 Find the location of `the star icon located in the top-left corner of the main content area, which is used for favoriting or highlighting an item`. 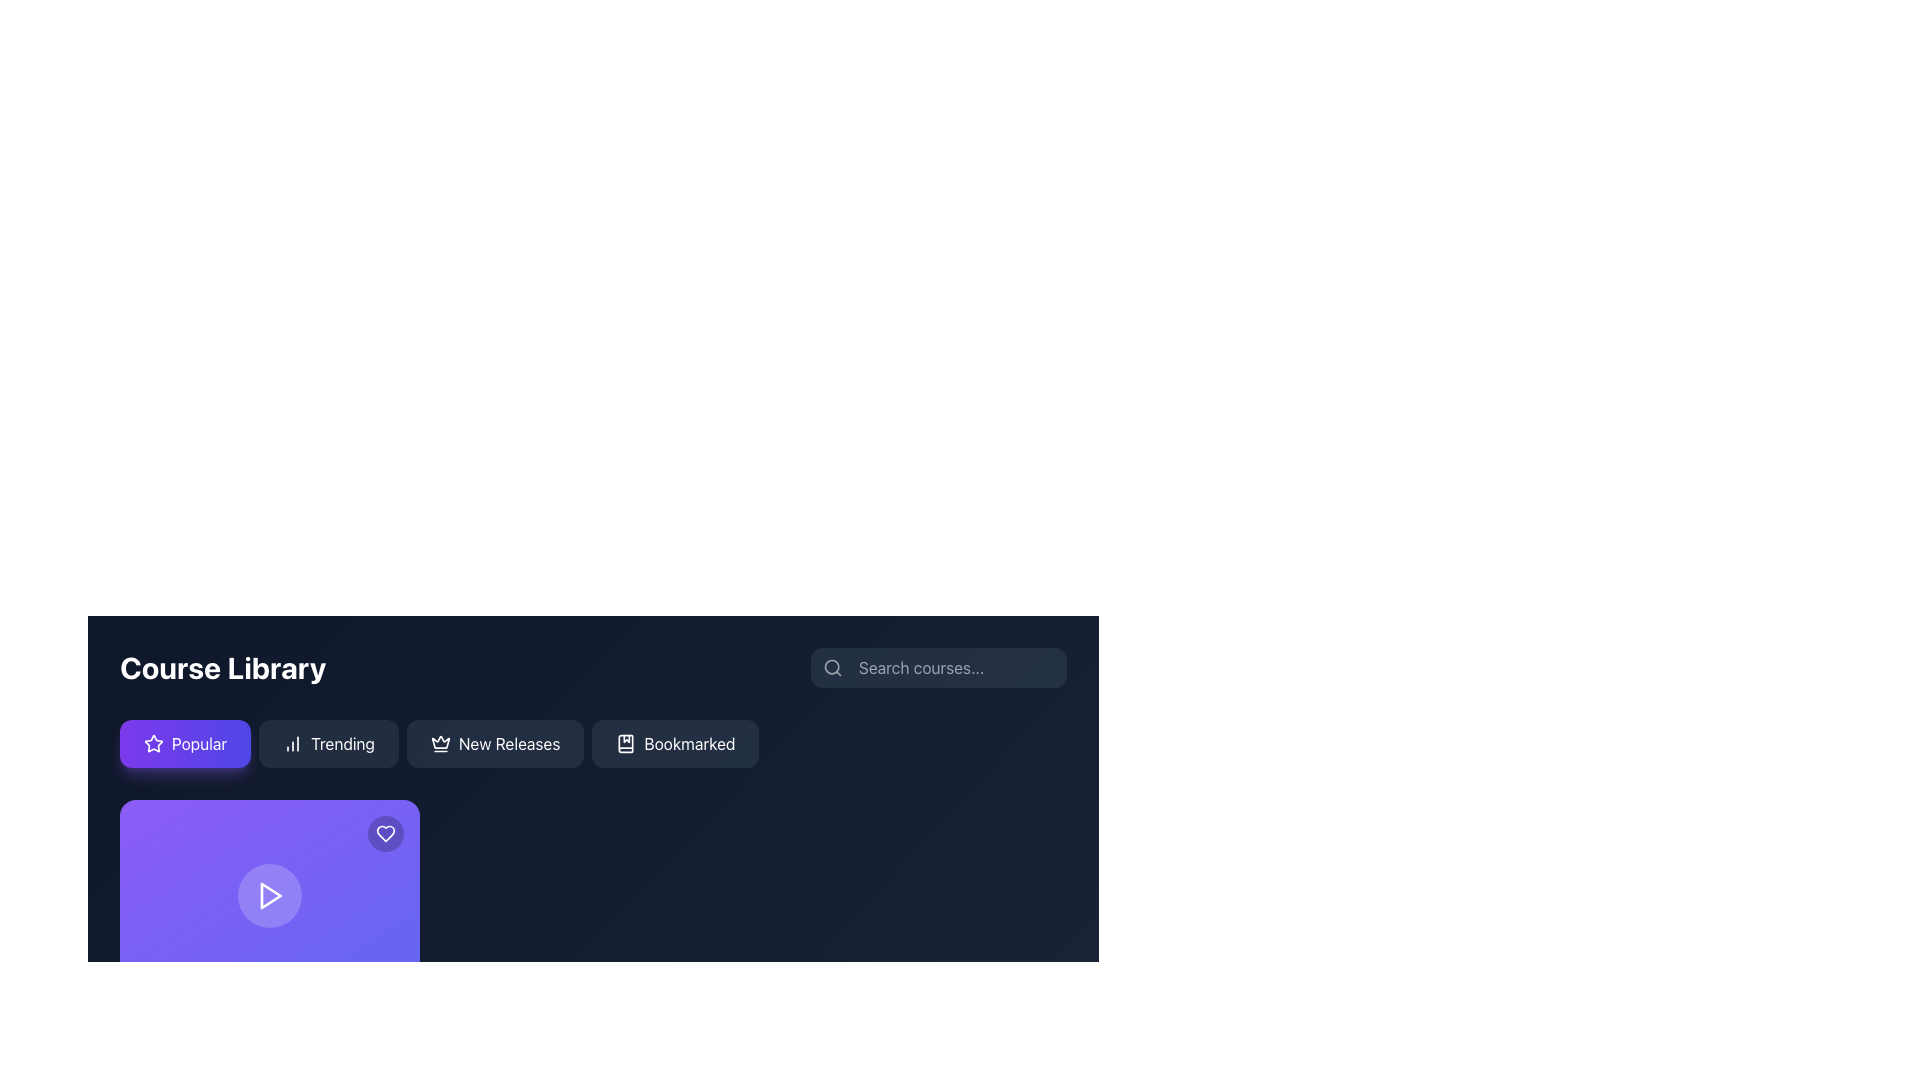

the star icon located in the top-left corner of the main content area, which is used for favoriting or highlighting an item is located at coordinates (152, 743).